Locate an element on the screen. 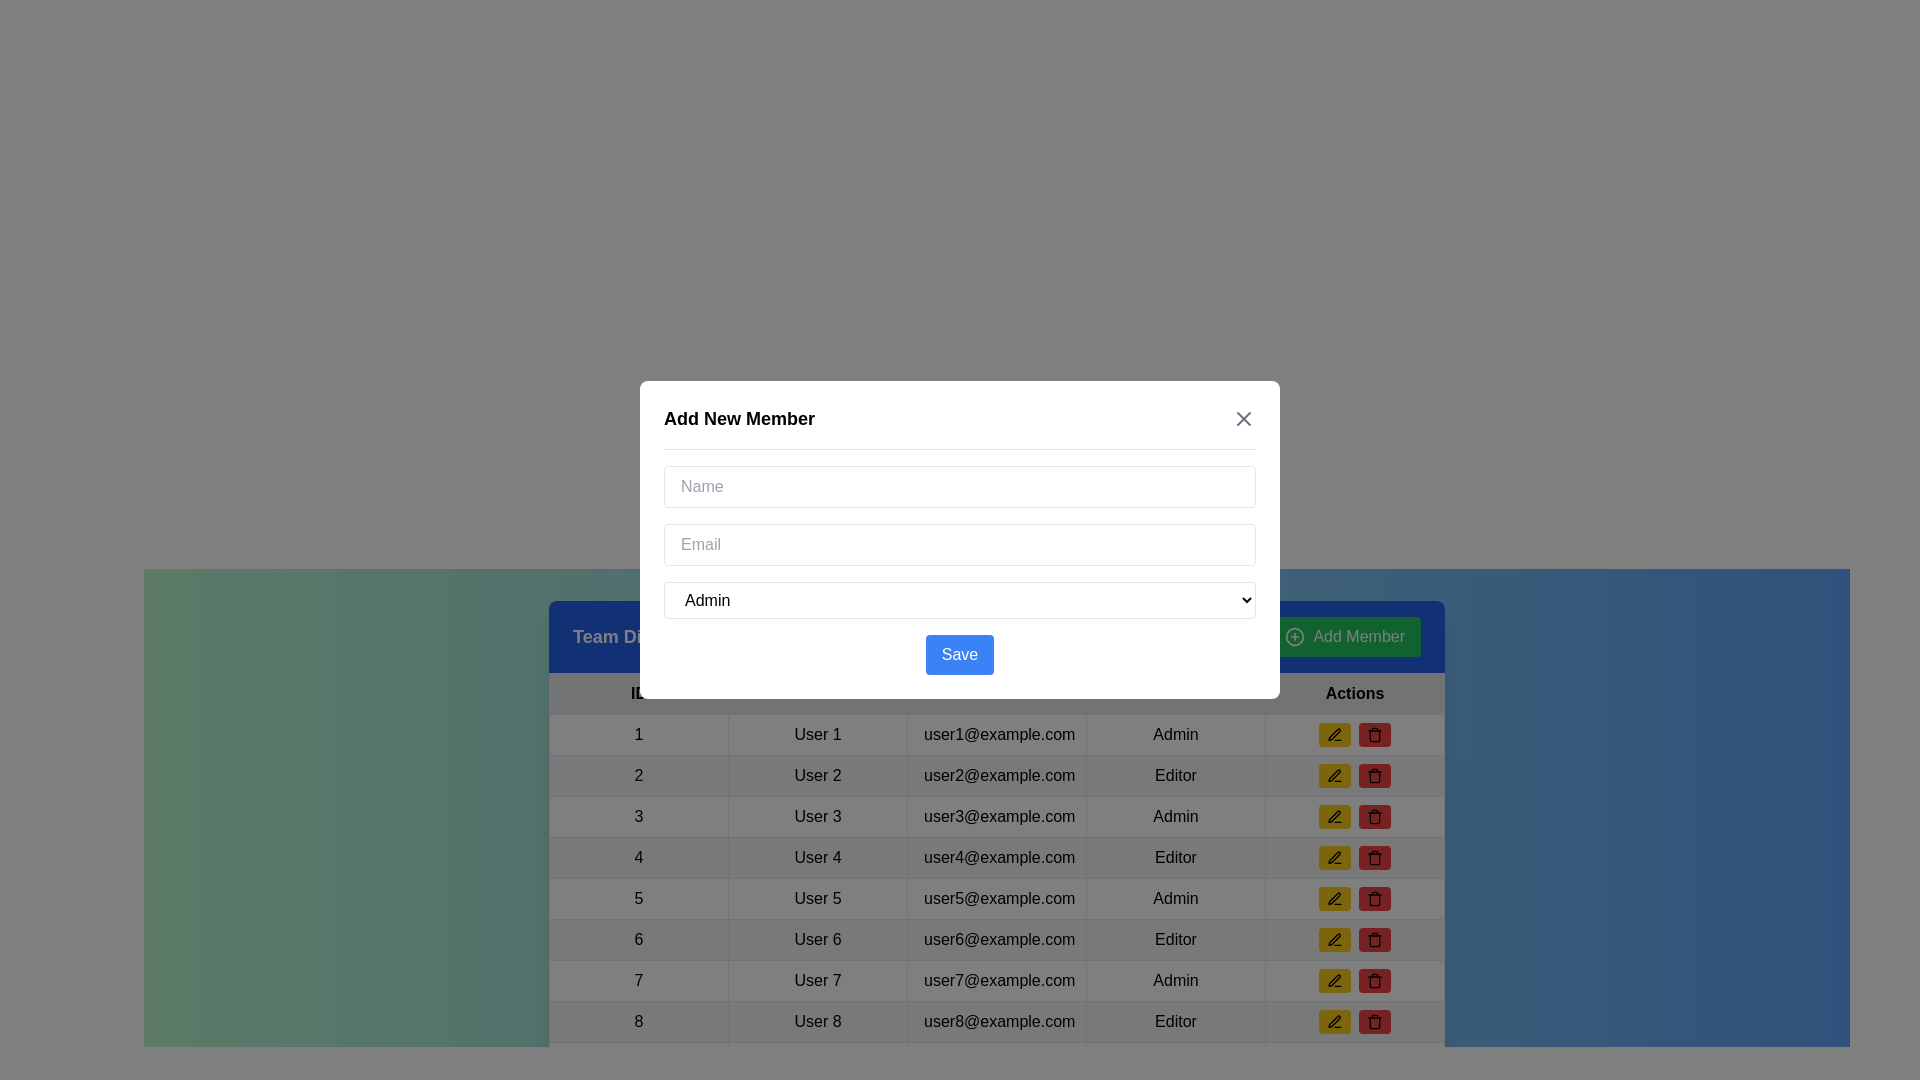 The image size is (1920, 1080). the trash can icon within the red rounded rectangular button in the 'Actions' column of the data table is located at coordinates (1373, 856).